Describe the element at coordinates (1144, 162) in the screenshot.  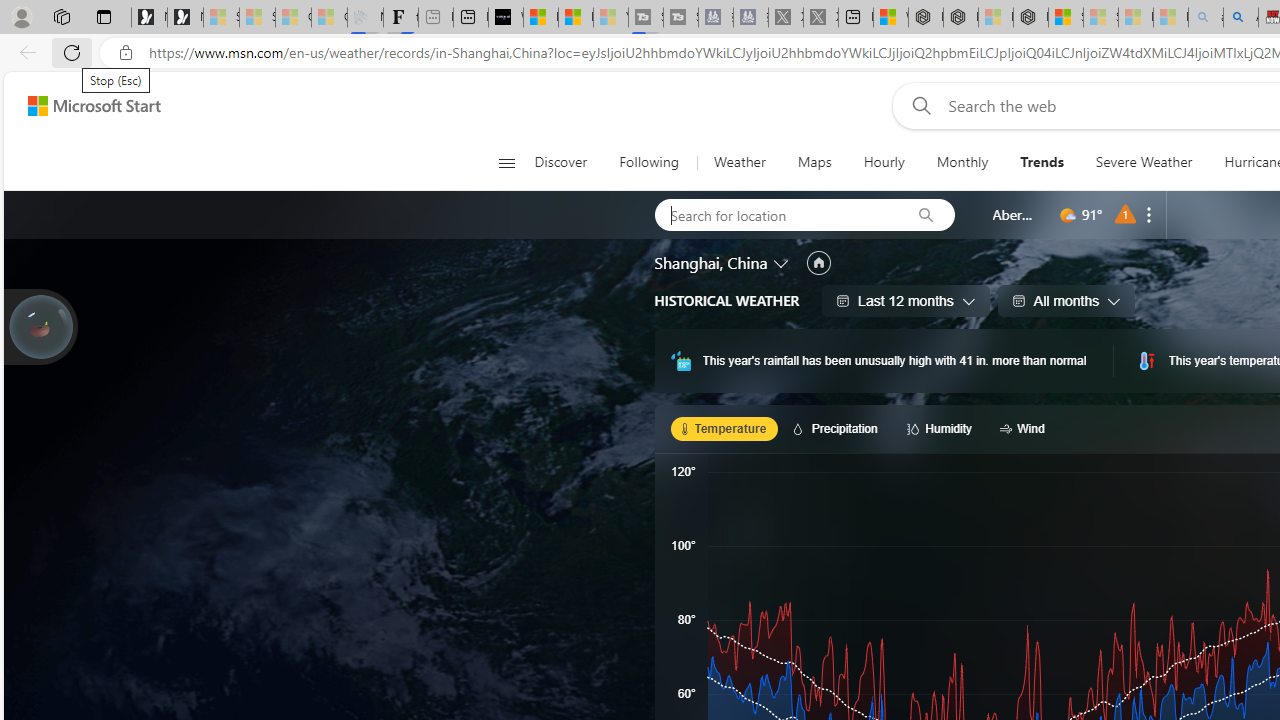
I see `'Severe Weather'` at that location.